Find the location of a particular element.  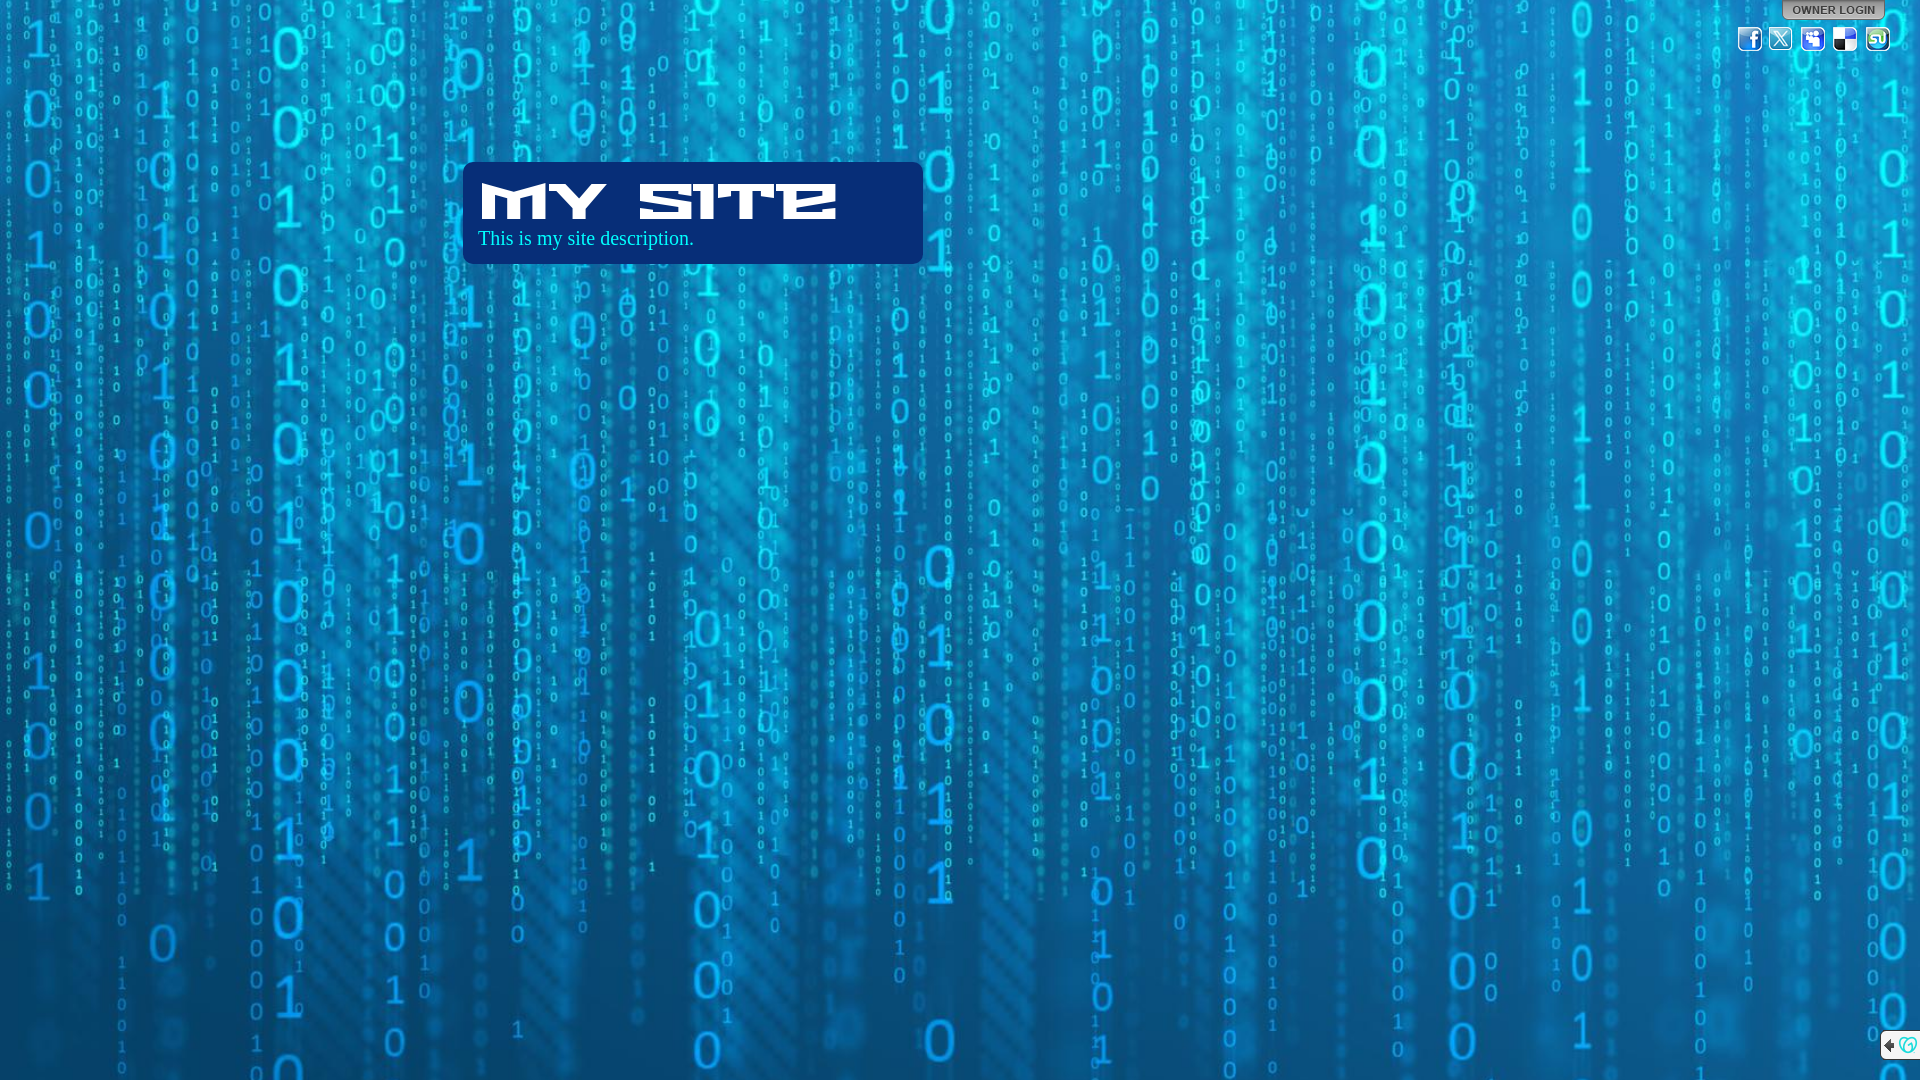

'StumbleUpon' is located at coordinates (1862, 38).